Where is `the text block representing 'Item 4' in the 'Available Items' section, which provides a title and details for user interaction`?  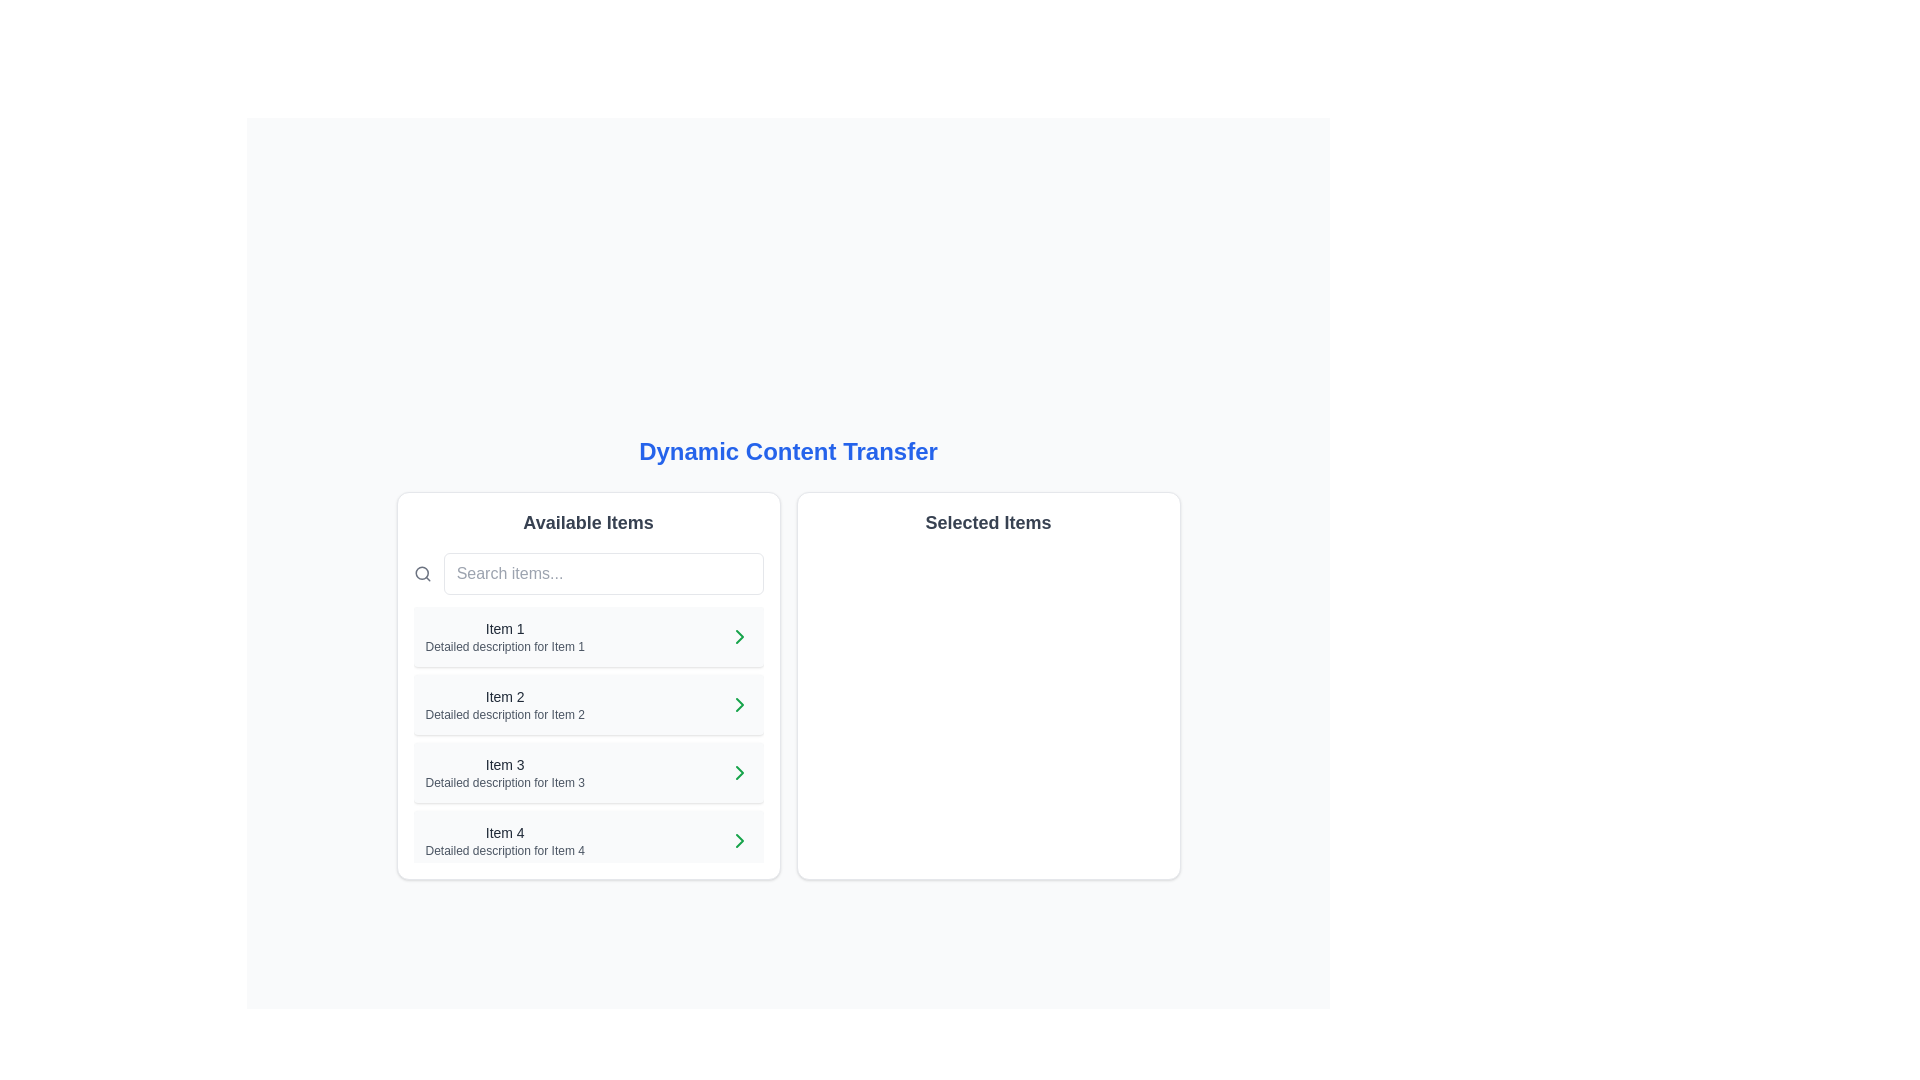
the text block representing 'Item 4' in the 'Available Items' section, which provides a title and details for user interaction is located at coordinates (505, 840).